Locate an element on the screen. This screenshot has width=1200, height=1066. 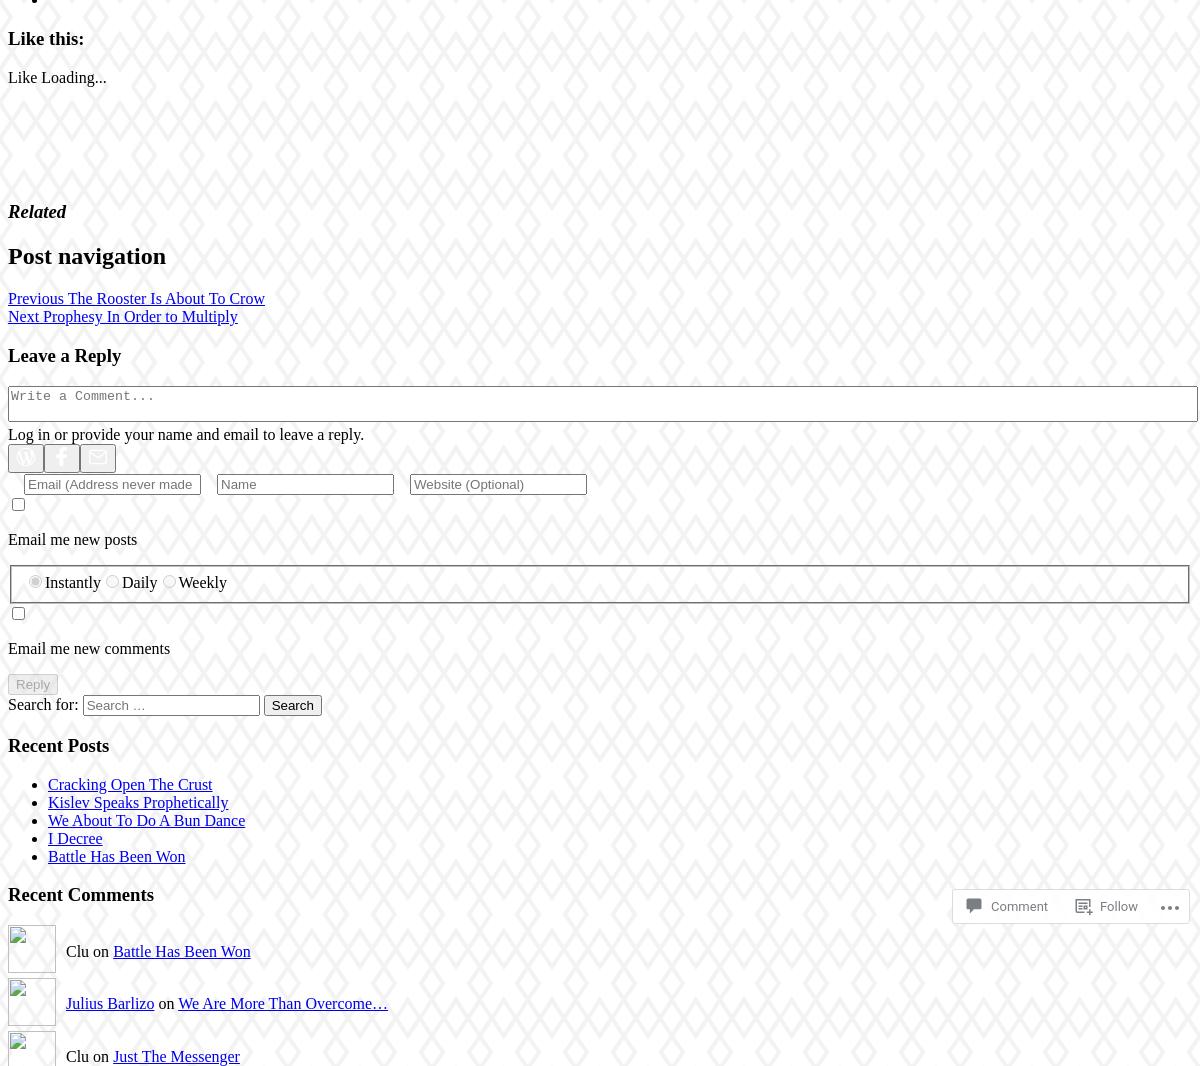
'We About To Do A Bun Dance' is located at coordinates (146, 819).